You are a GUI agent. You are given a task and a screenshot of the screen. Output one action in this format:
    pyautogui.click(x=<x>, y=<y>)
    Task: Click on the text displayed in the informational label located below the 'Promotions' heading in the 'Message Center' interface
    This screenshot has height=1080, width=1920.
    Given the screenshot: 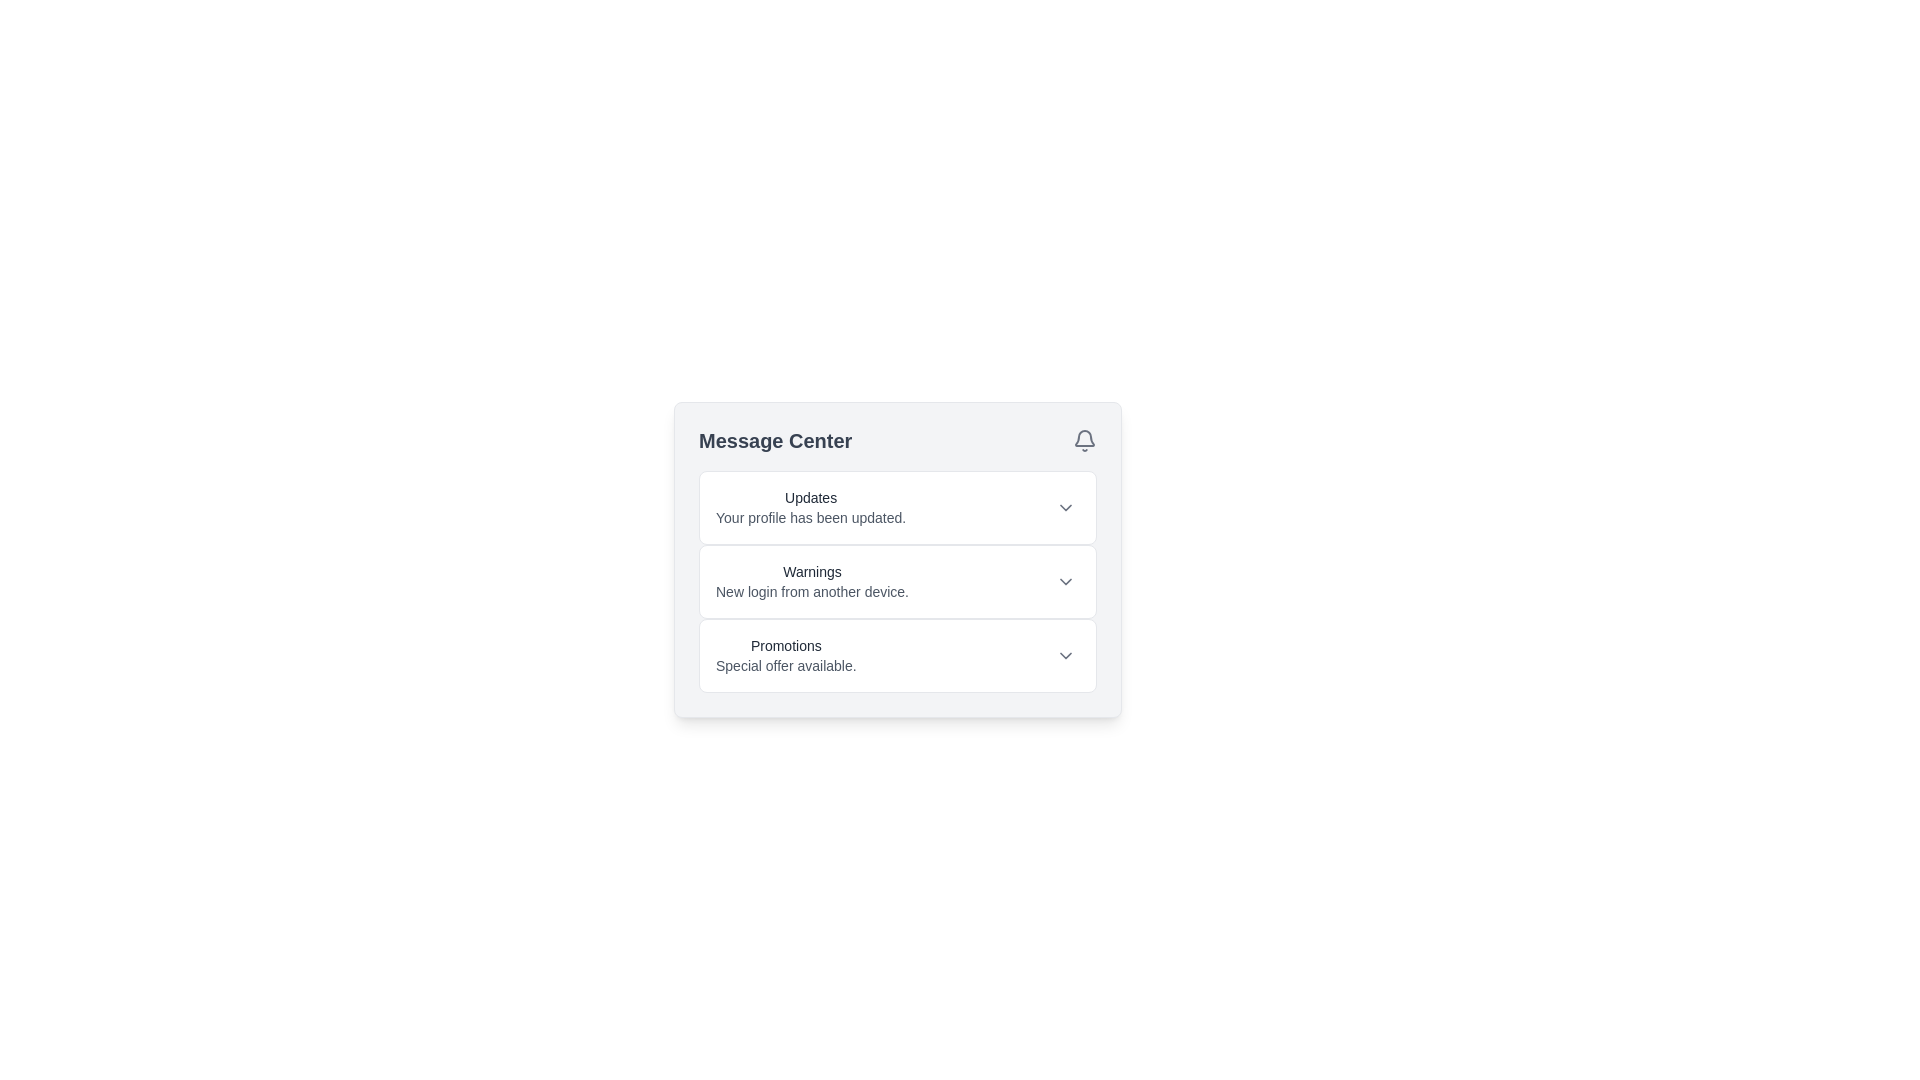 What is the action you would take?
    pyautogui.click(x=785, y=666)
    